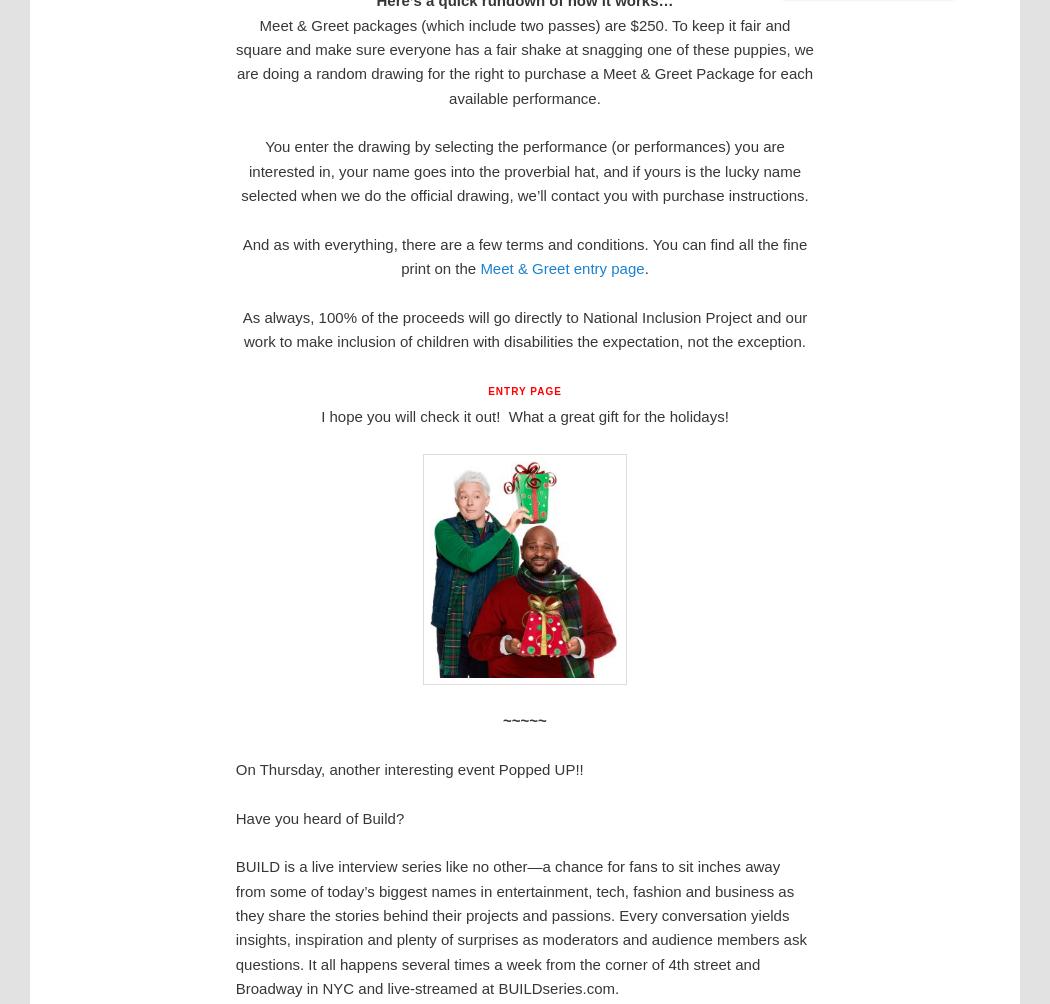 This screenshot has height=1004, width=1050. Describe the element at coordinates (488, 390) in the screenshot. I see `'ENTRY PAGE'` at that location.